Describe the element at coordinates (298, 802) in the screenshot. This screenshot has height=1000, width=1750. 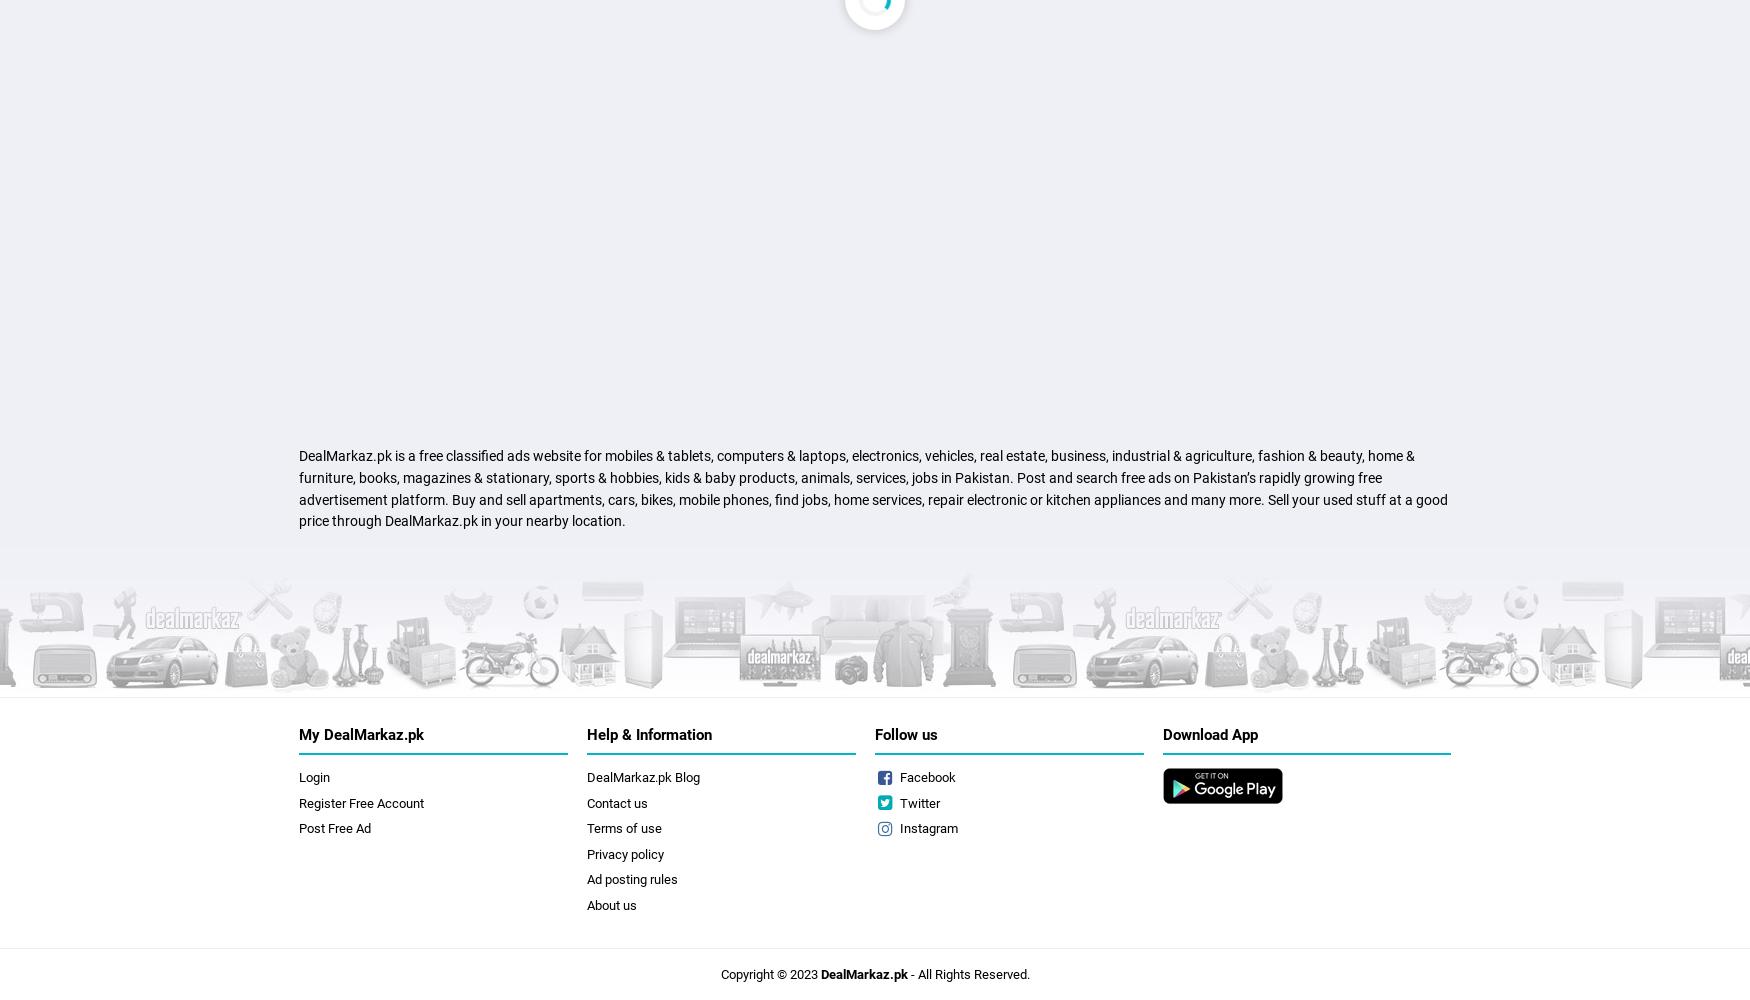
I see `'Register Free Account'` at that location.